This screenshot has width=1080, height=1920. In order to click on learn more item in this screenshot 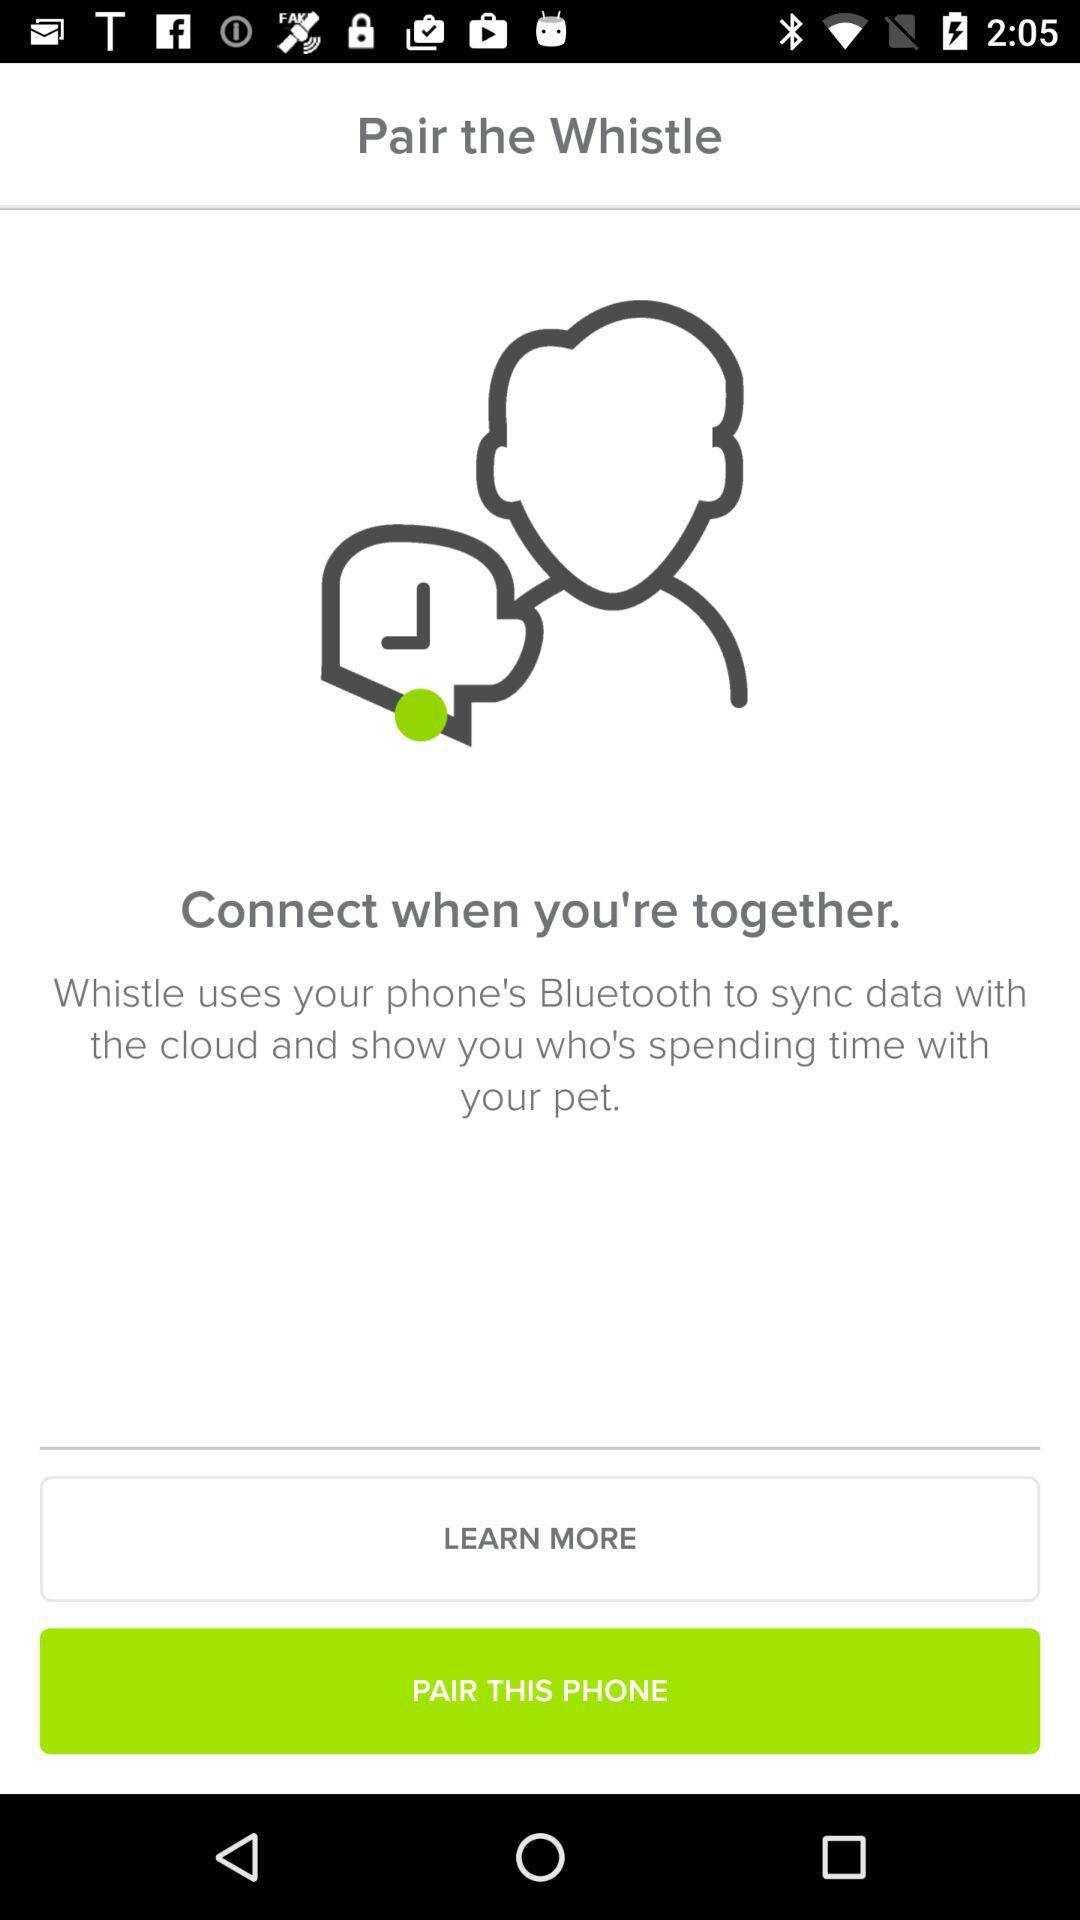, I will do `click(540, 1538)`.